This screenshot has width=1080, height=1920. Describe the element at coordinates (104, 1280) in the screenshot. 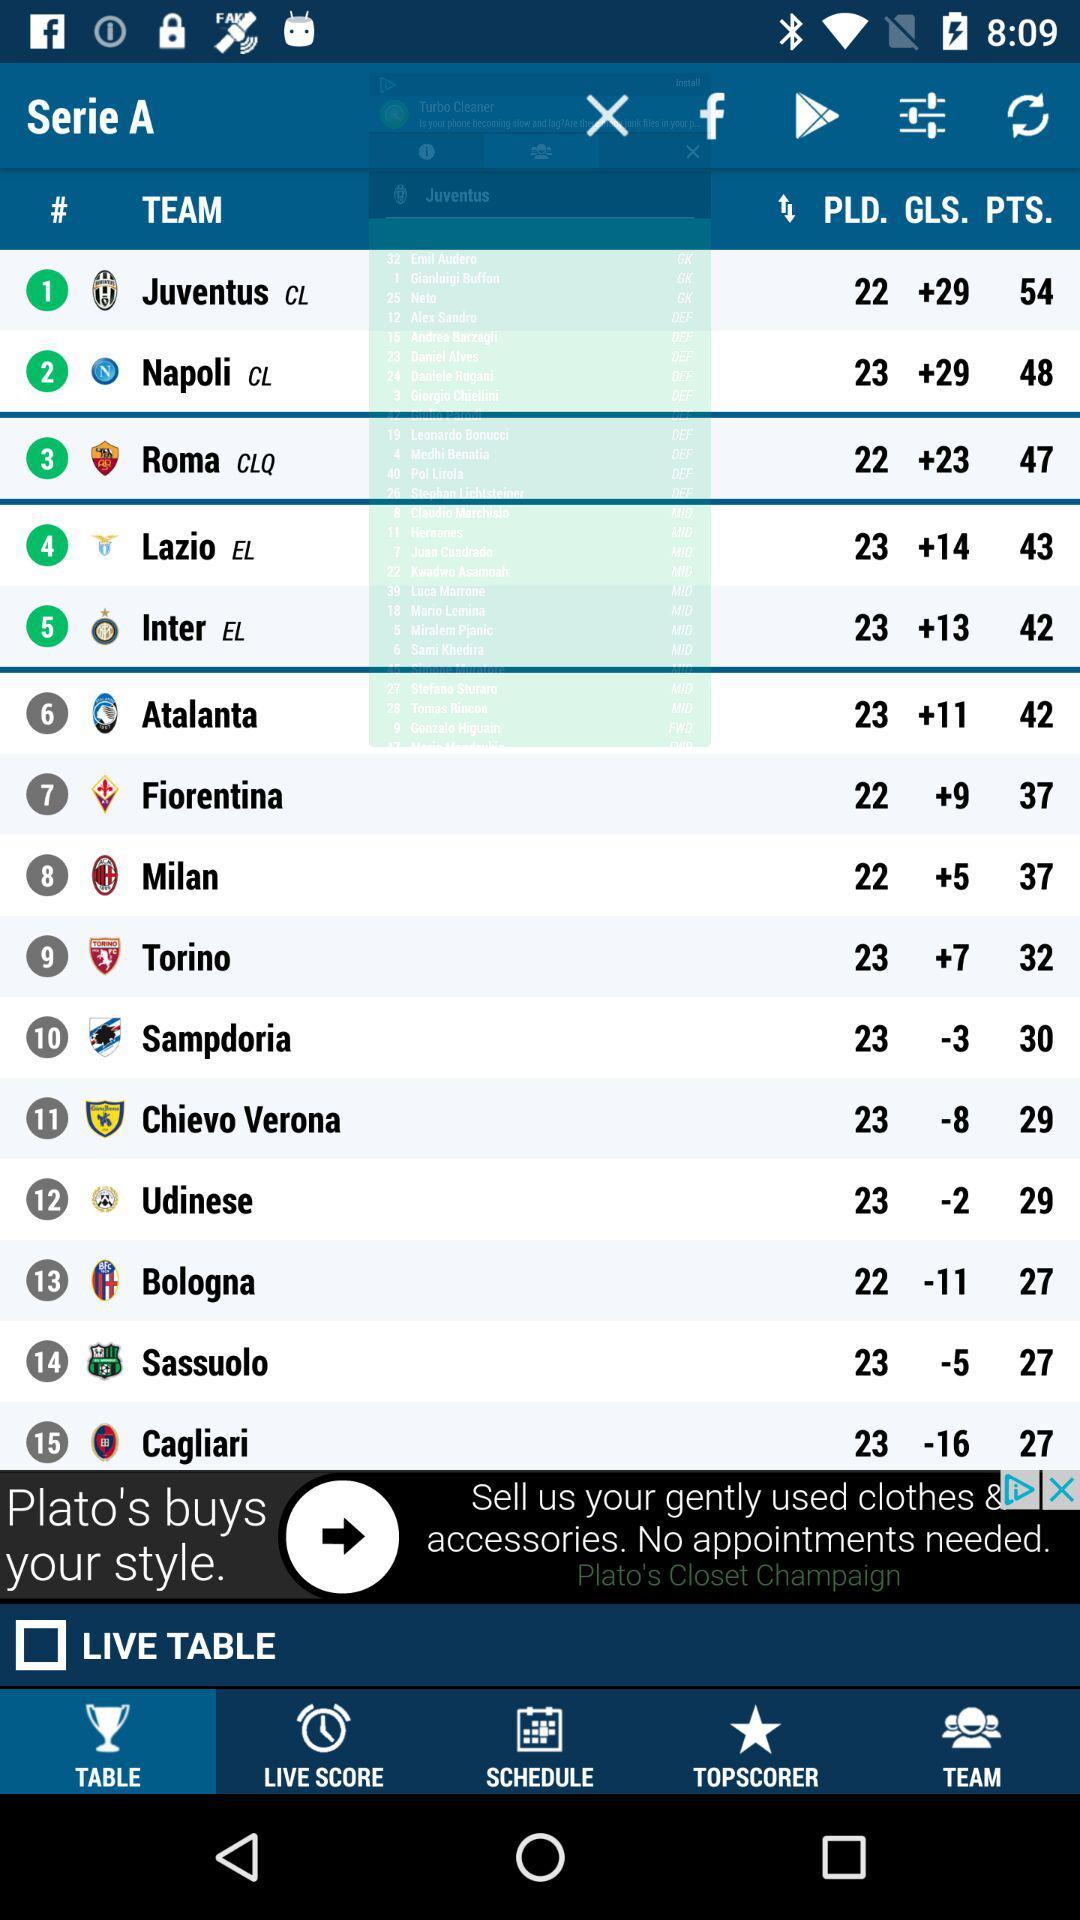

I see `third logo from bottom` at that location.